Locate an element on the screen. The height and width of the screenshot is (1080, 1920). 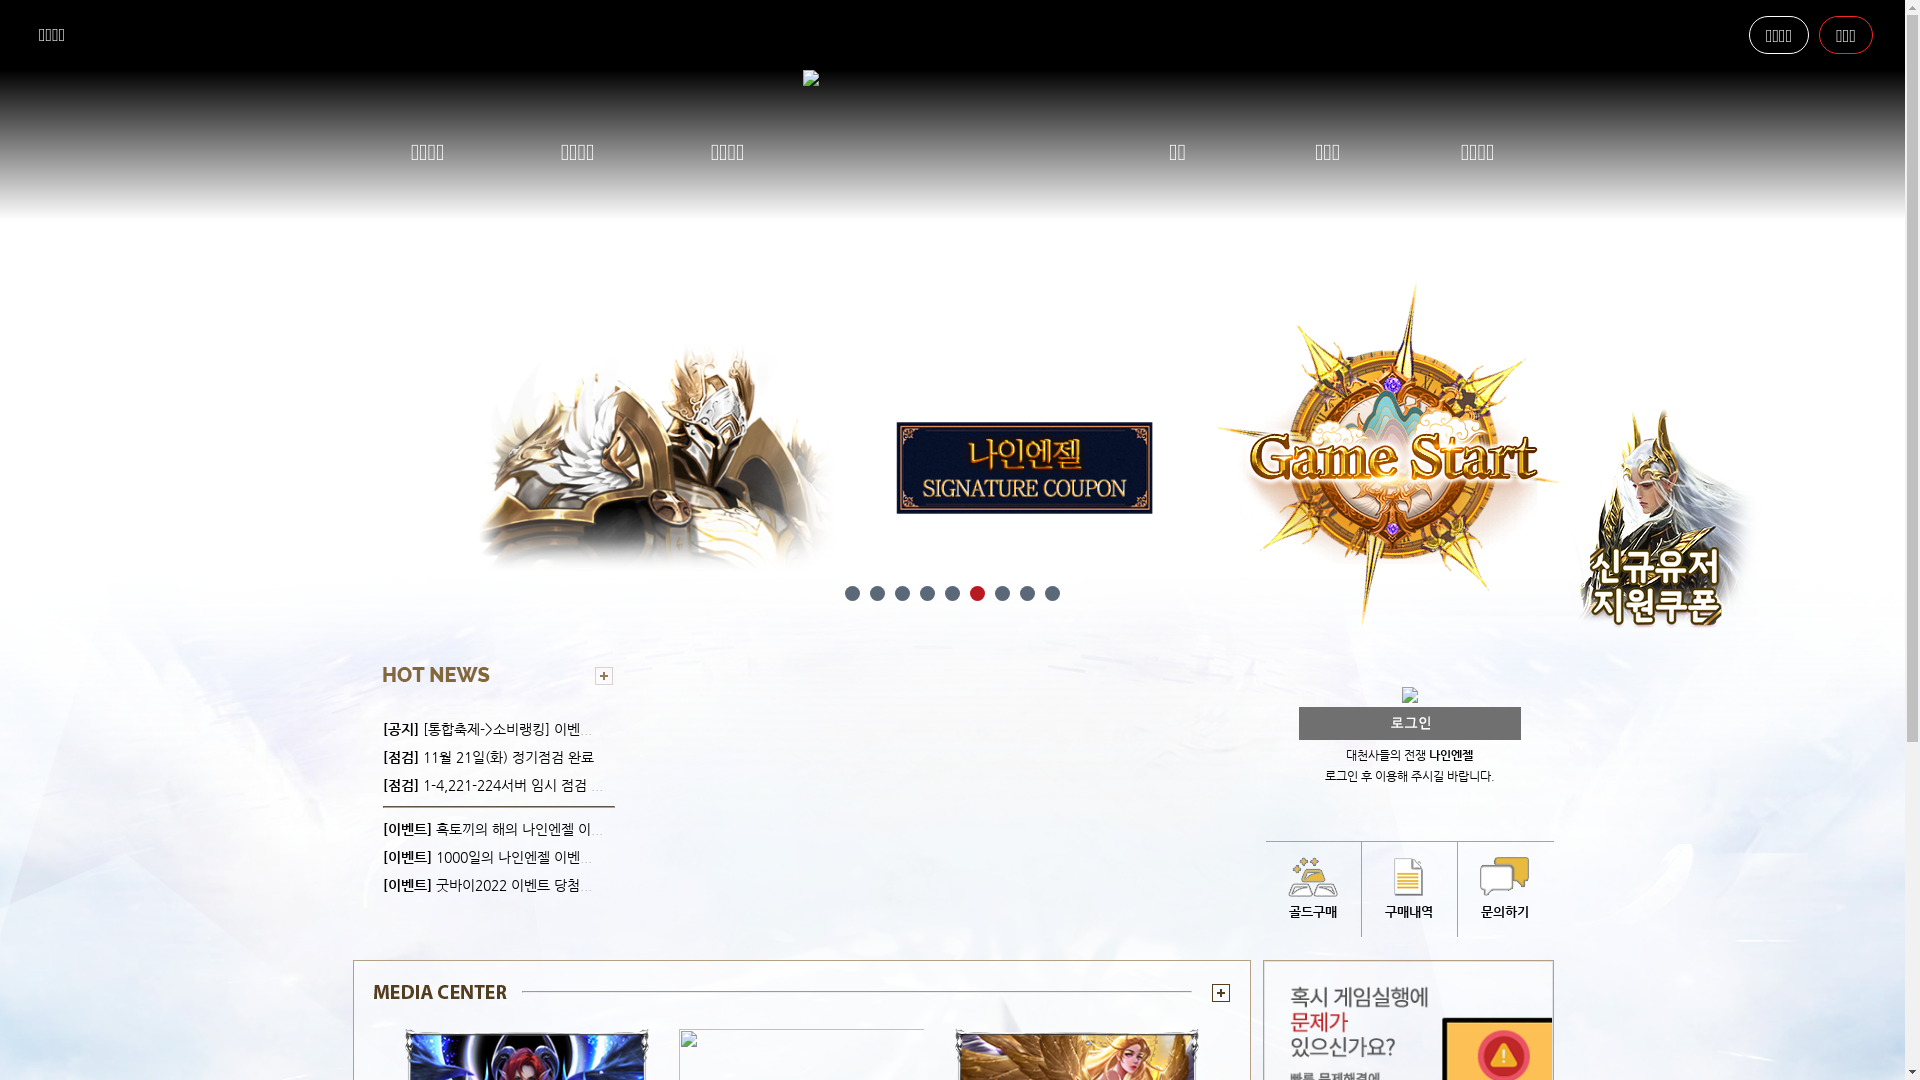
'4' is located at coordinates (919, 592).